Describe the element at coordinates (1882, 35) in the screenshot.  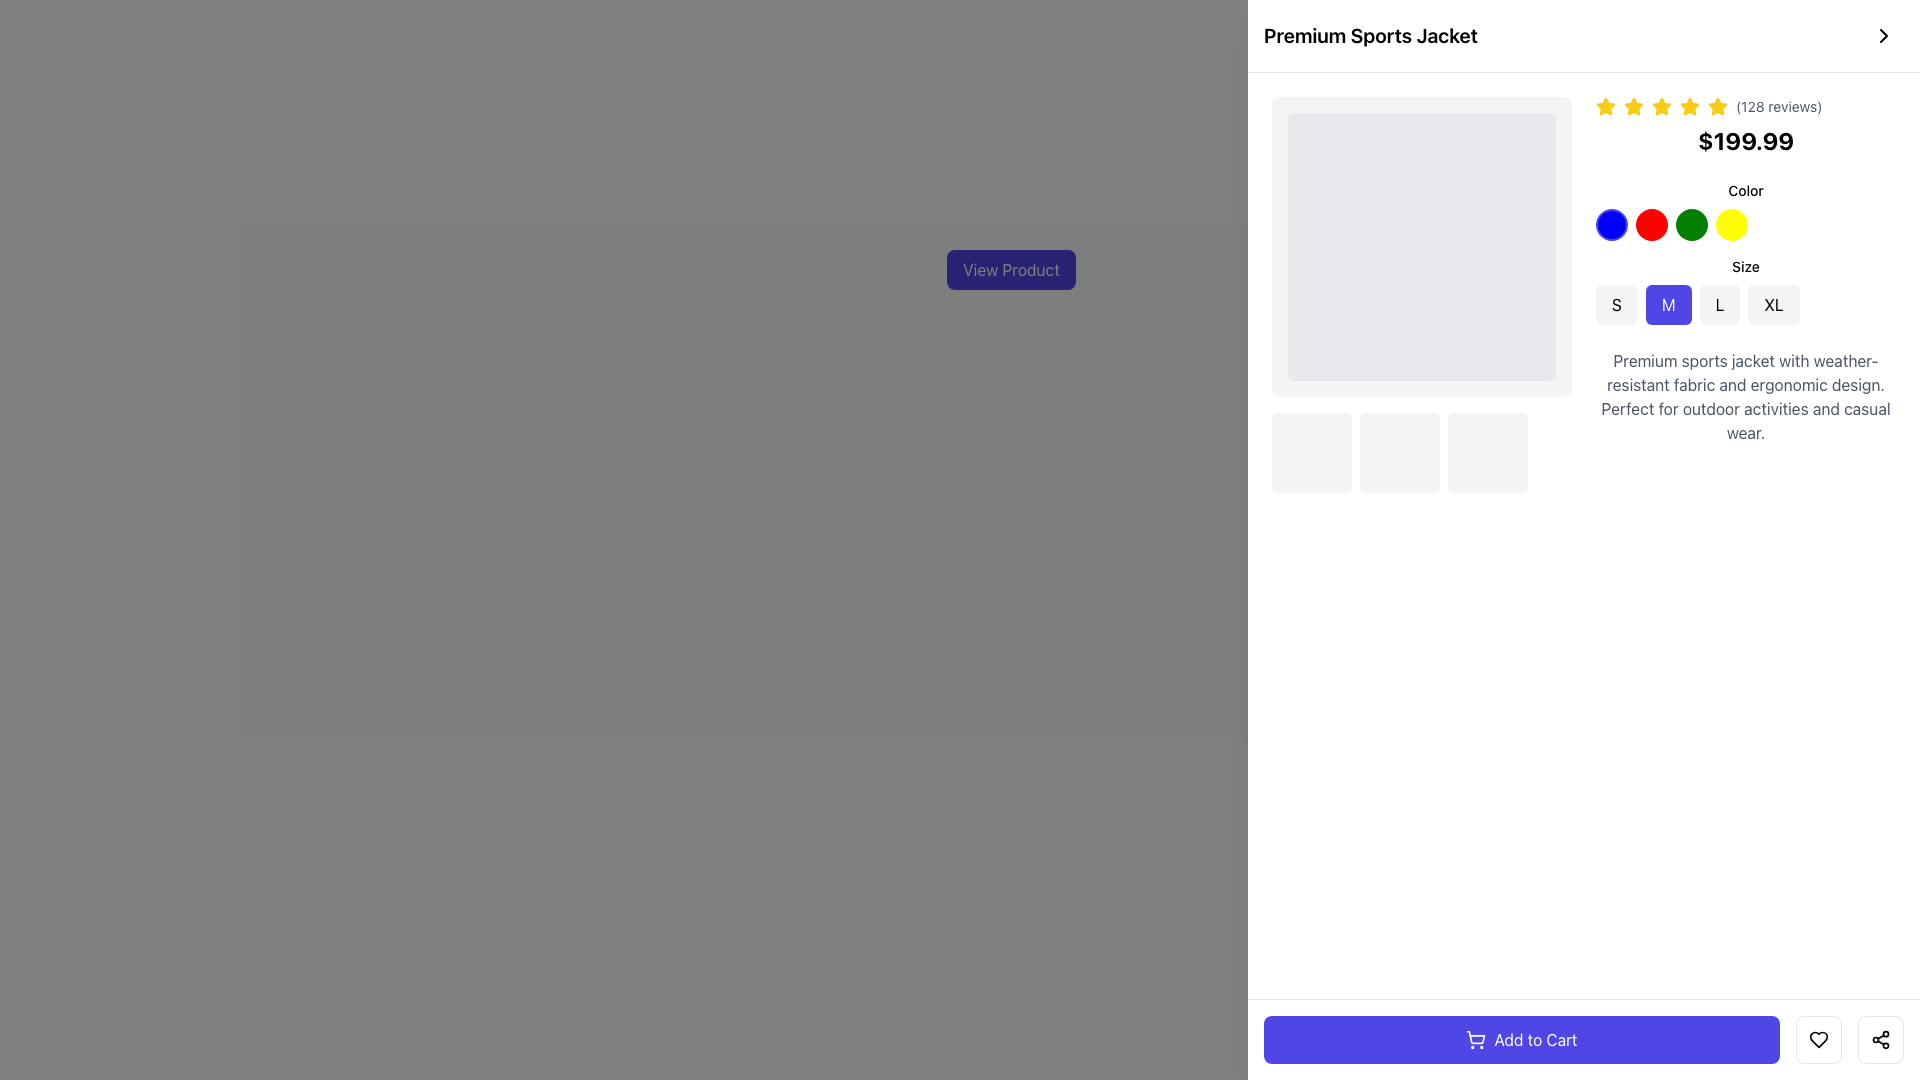
I see `the circular button with a chevron icon on the right side of the 'Premium Sports Jacket' text` at that location.